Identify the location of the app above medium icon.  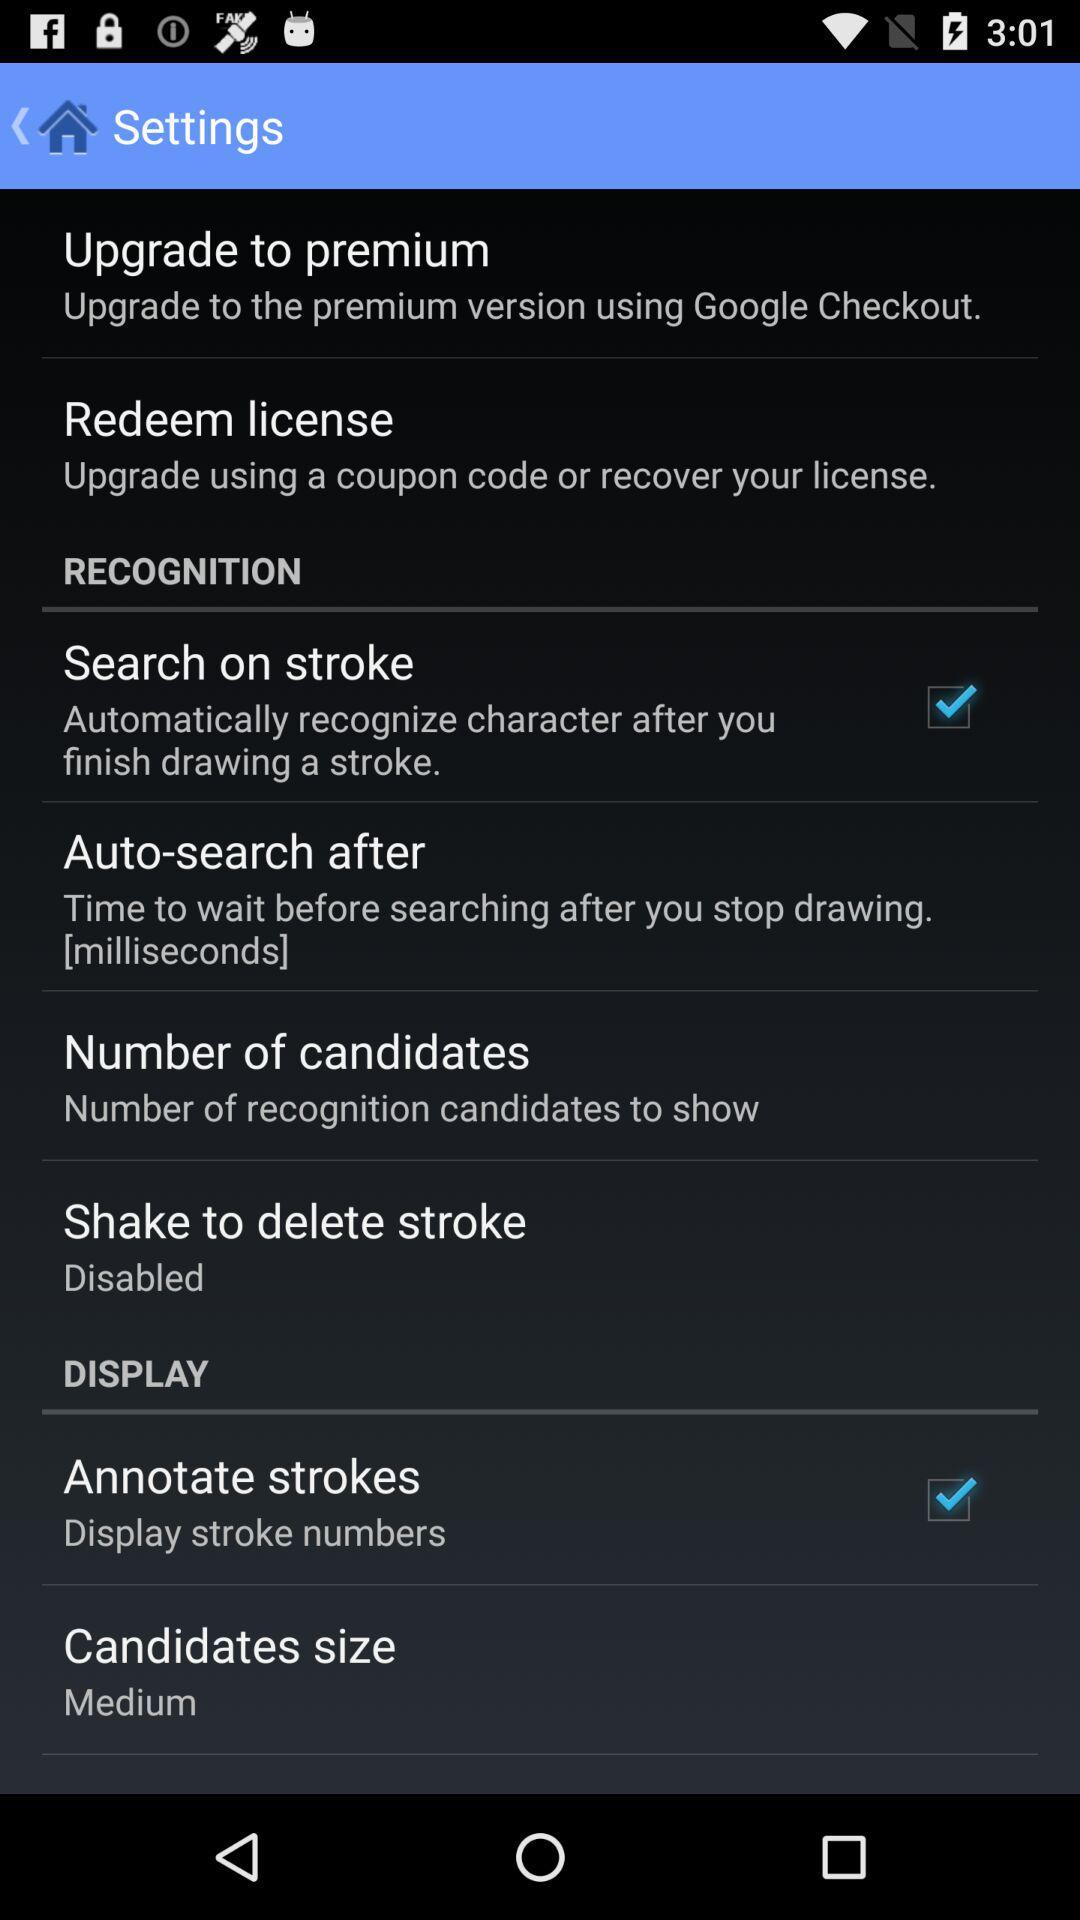
(228, 1644).